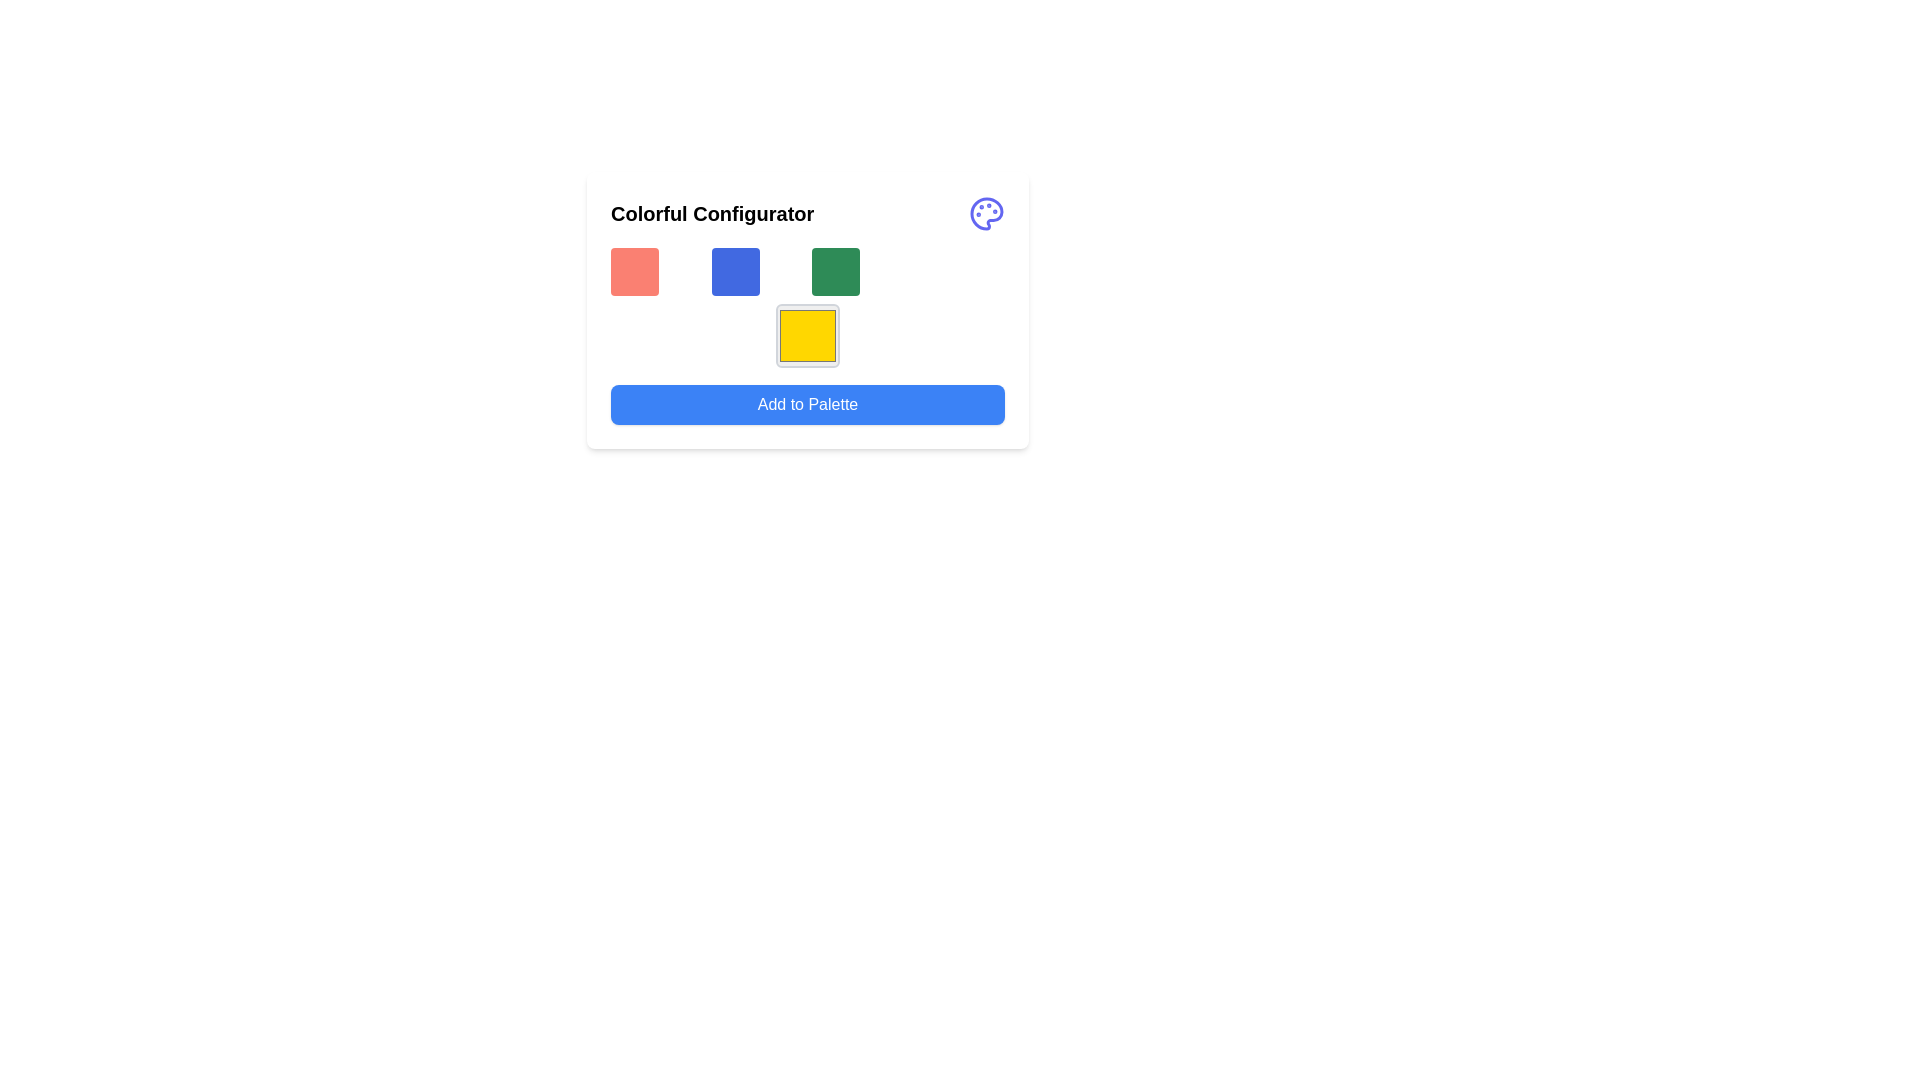 This screenshot has width=1920, height=1080. What do you see at coordinates (987, 213) in the screenshot?
I see `the circular graphic resembling a palette with artistic design, located in the top-right corner of the interface, near the 'Colorful Configurator' label` at bounding box center [987, 213].